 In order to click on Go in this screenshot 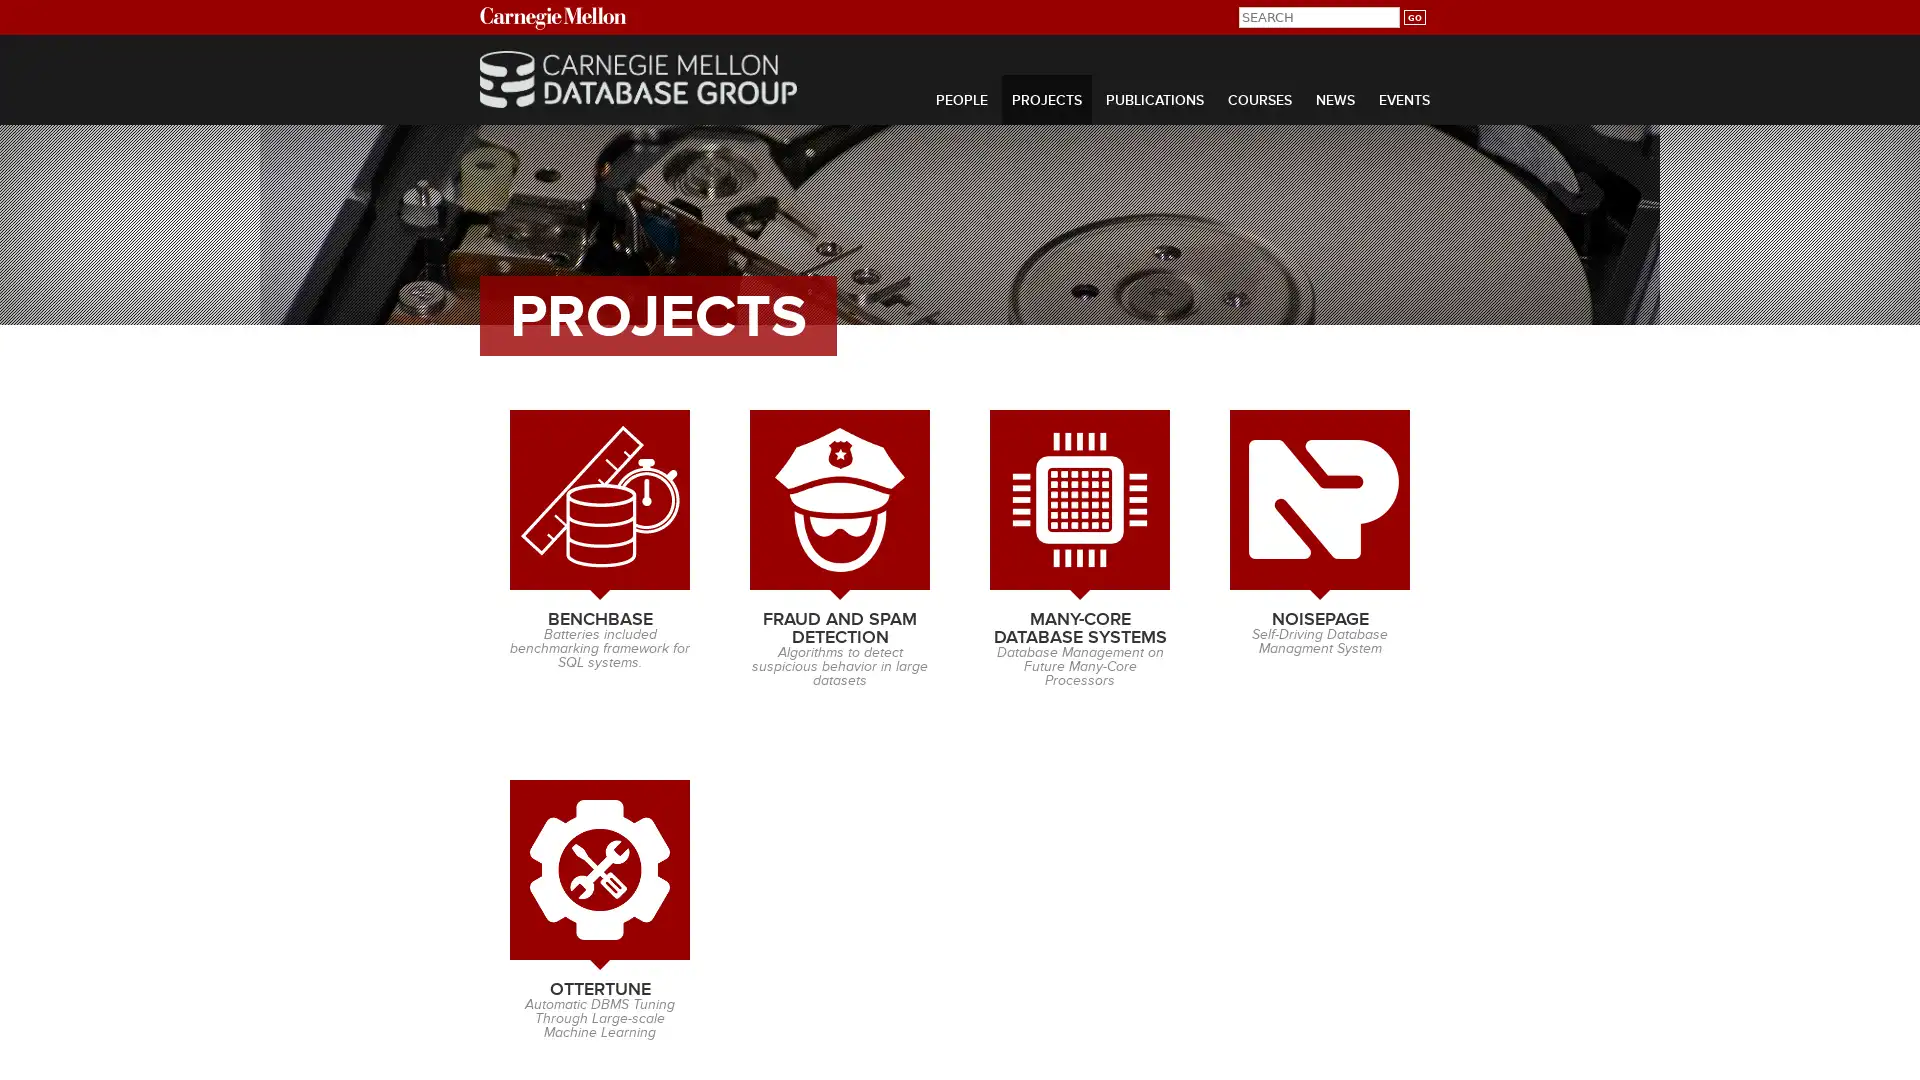, I will do `click(1413, 17)`.